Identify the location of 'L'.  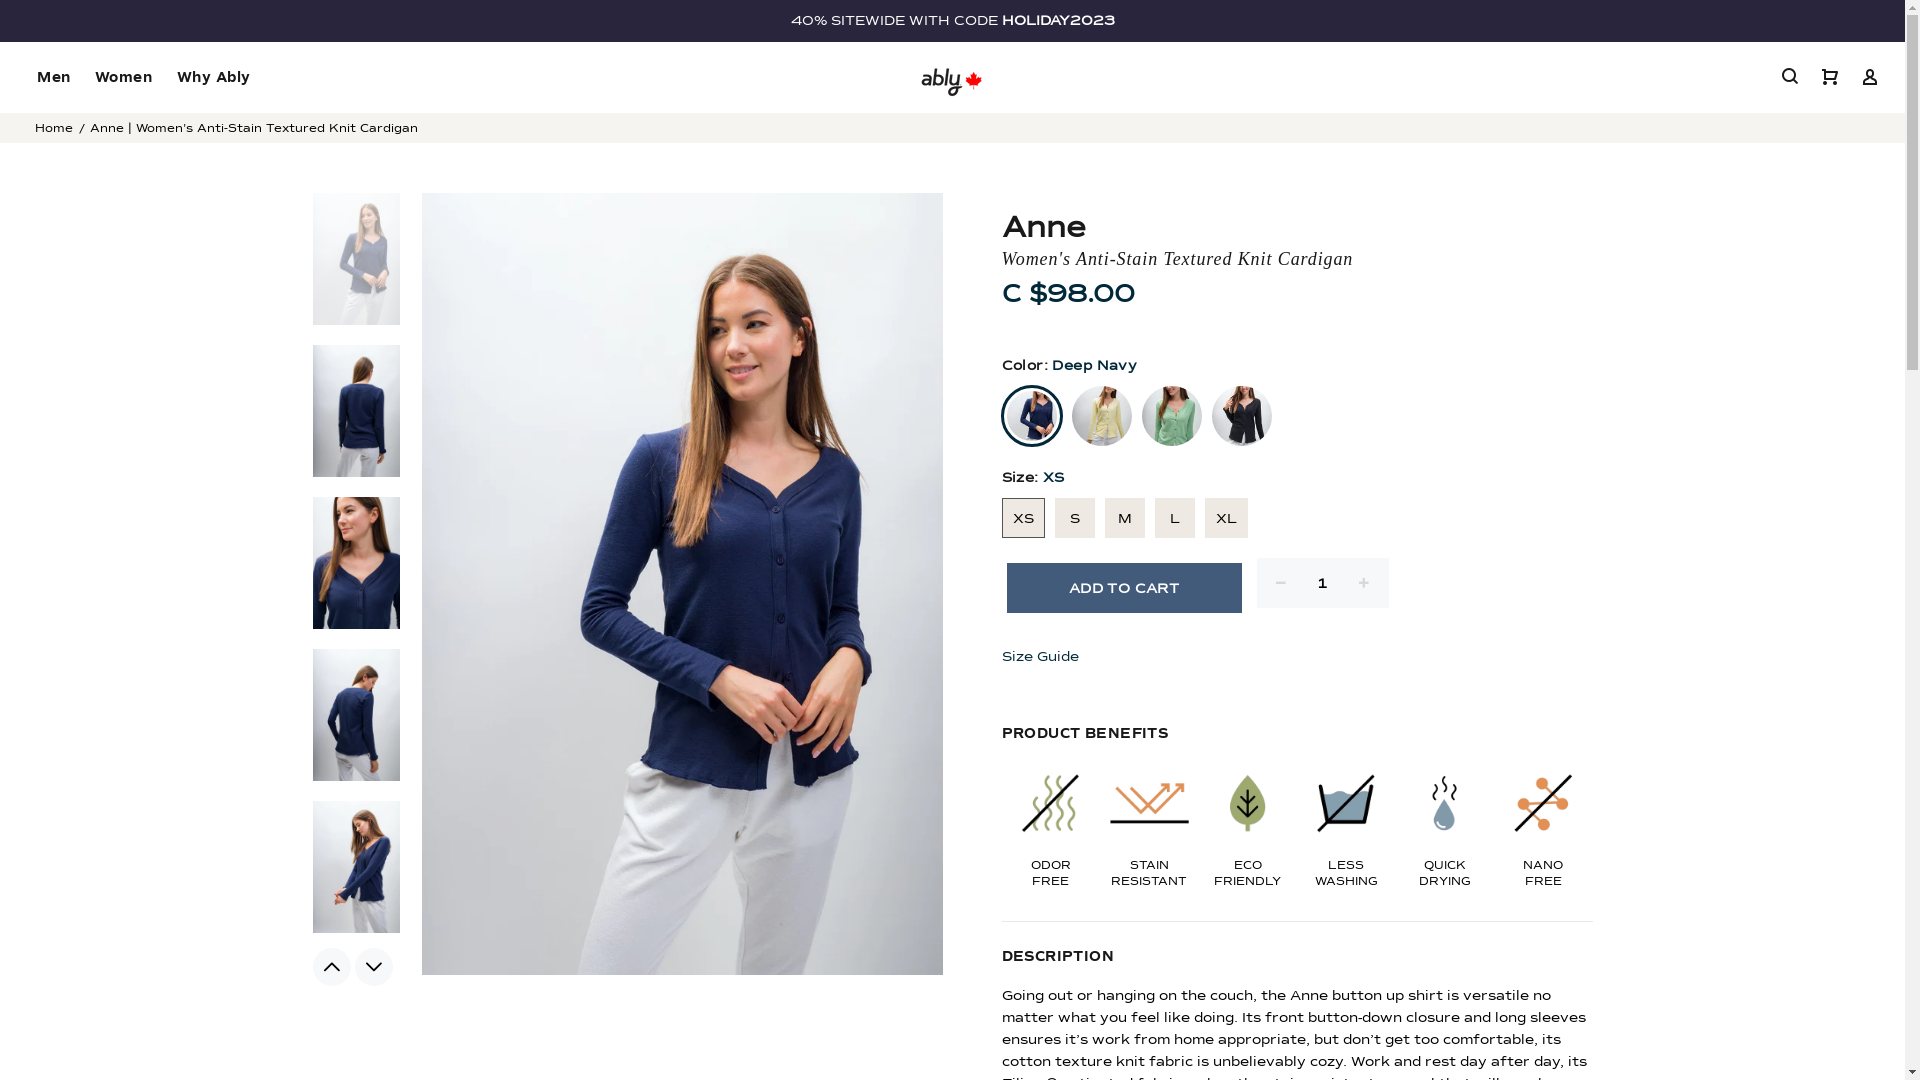
(1174, 516).